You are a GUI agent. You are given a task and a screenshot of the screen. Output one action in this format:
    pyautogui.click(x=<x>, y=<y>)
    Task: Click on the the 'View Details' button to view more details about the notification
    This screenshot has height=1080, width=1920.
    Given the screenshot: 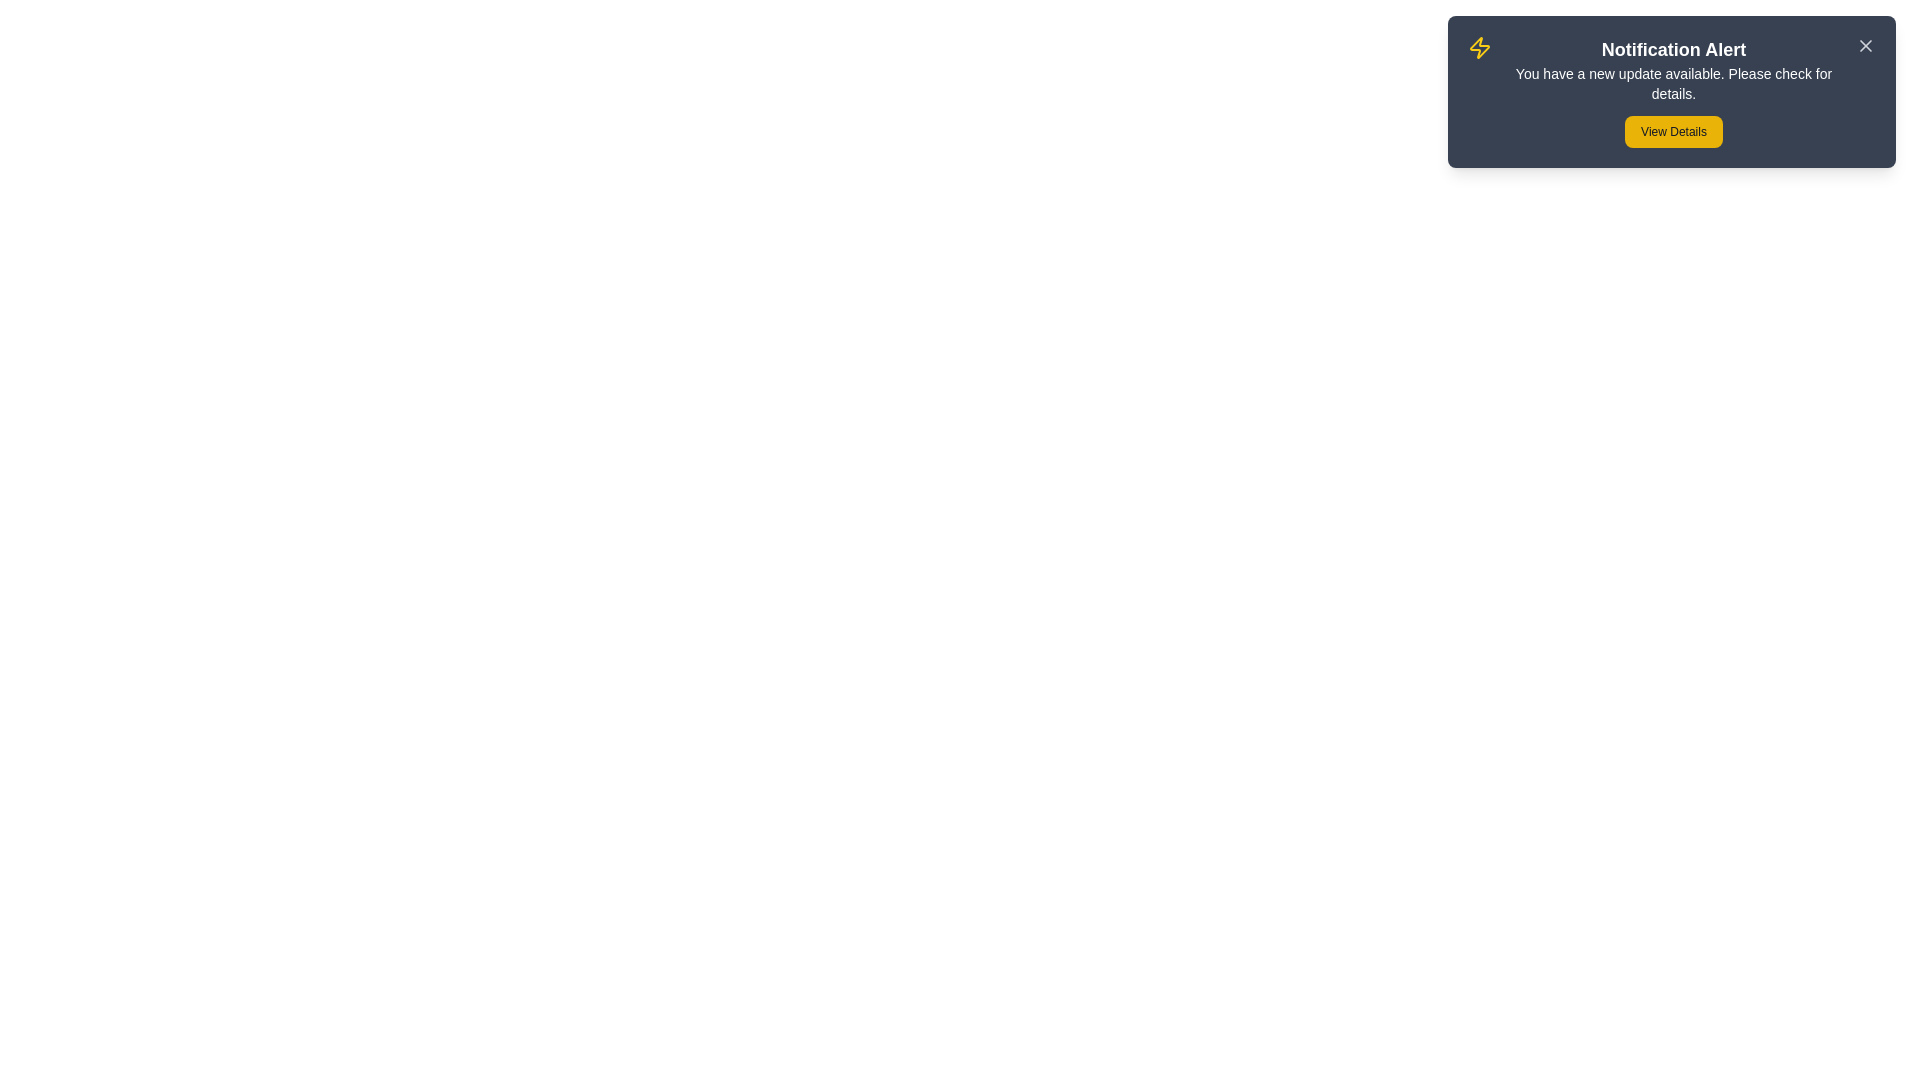 What is the action you would take?
    pyautogui.click(x=1674, y=131)
    